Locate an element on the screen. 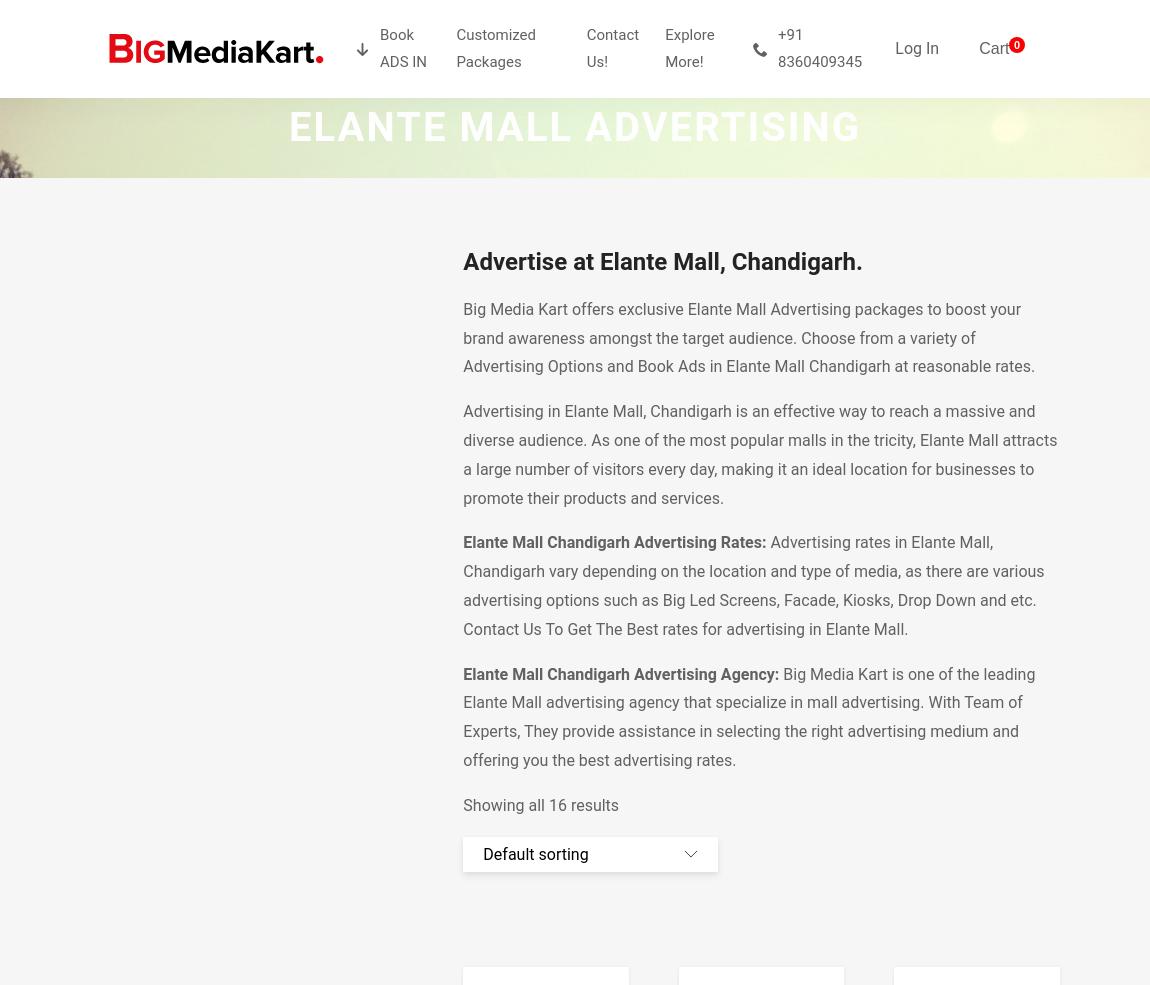 This screenshot has height=985, width=1150. '0' is located at coordinates (1013, 43).